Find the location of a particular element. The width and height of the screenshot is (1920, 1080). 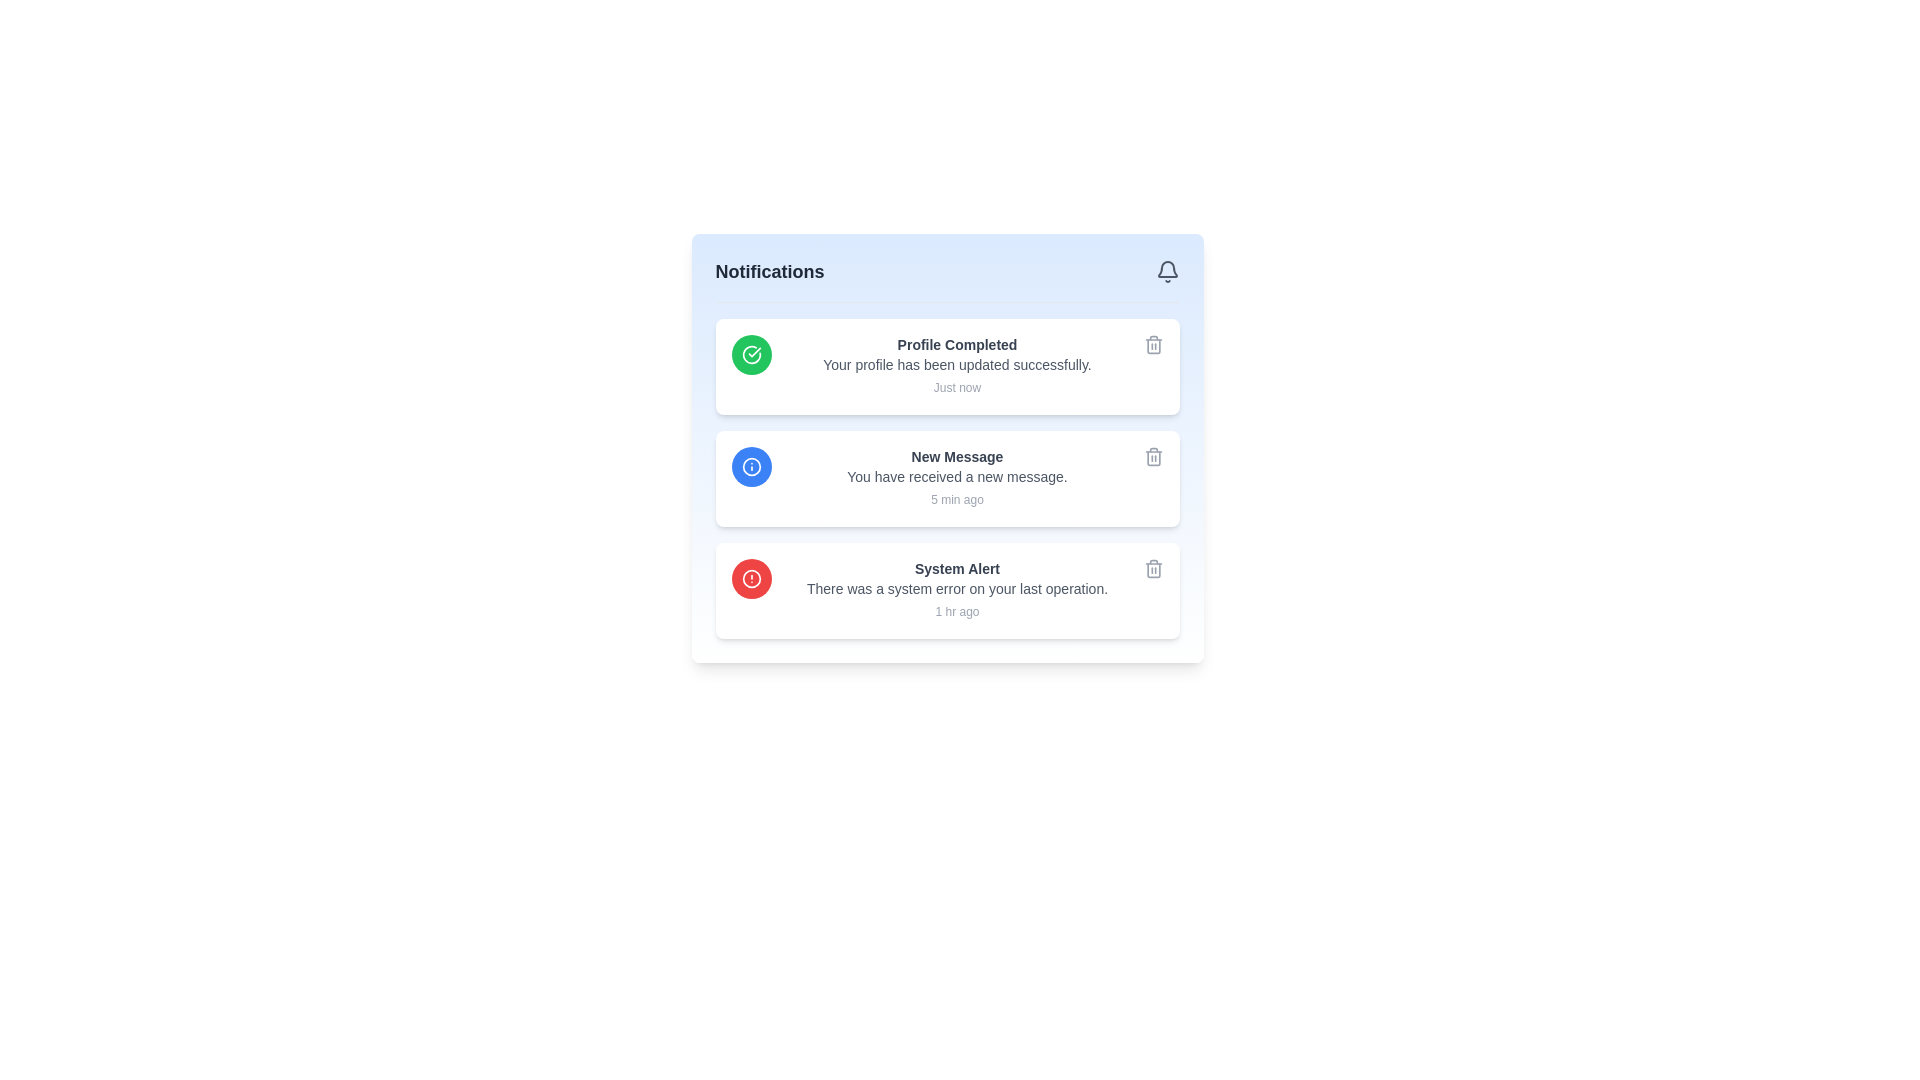

text element that is positioned below the header 'System Alert' and above the timestamp '1 hr ago' is located at coordinates (956, 588).